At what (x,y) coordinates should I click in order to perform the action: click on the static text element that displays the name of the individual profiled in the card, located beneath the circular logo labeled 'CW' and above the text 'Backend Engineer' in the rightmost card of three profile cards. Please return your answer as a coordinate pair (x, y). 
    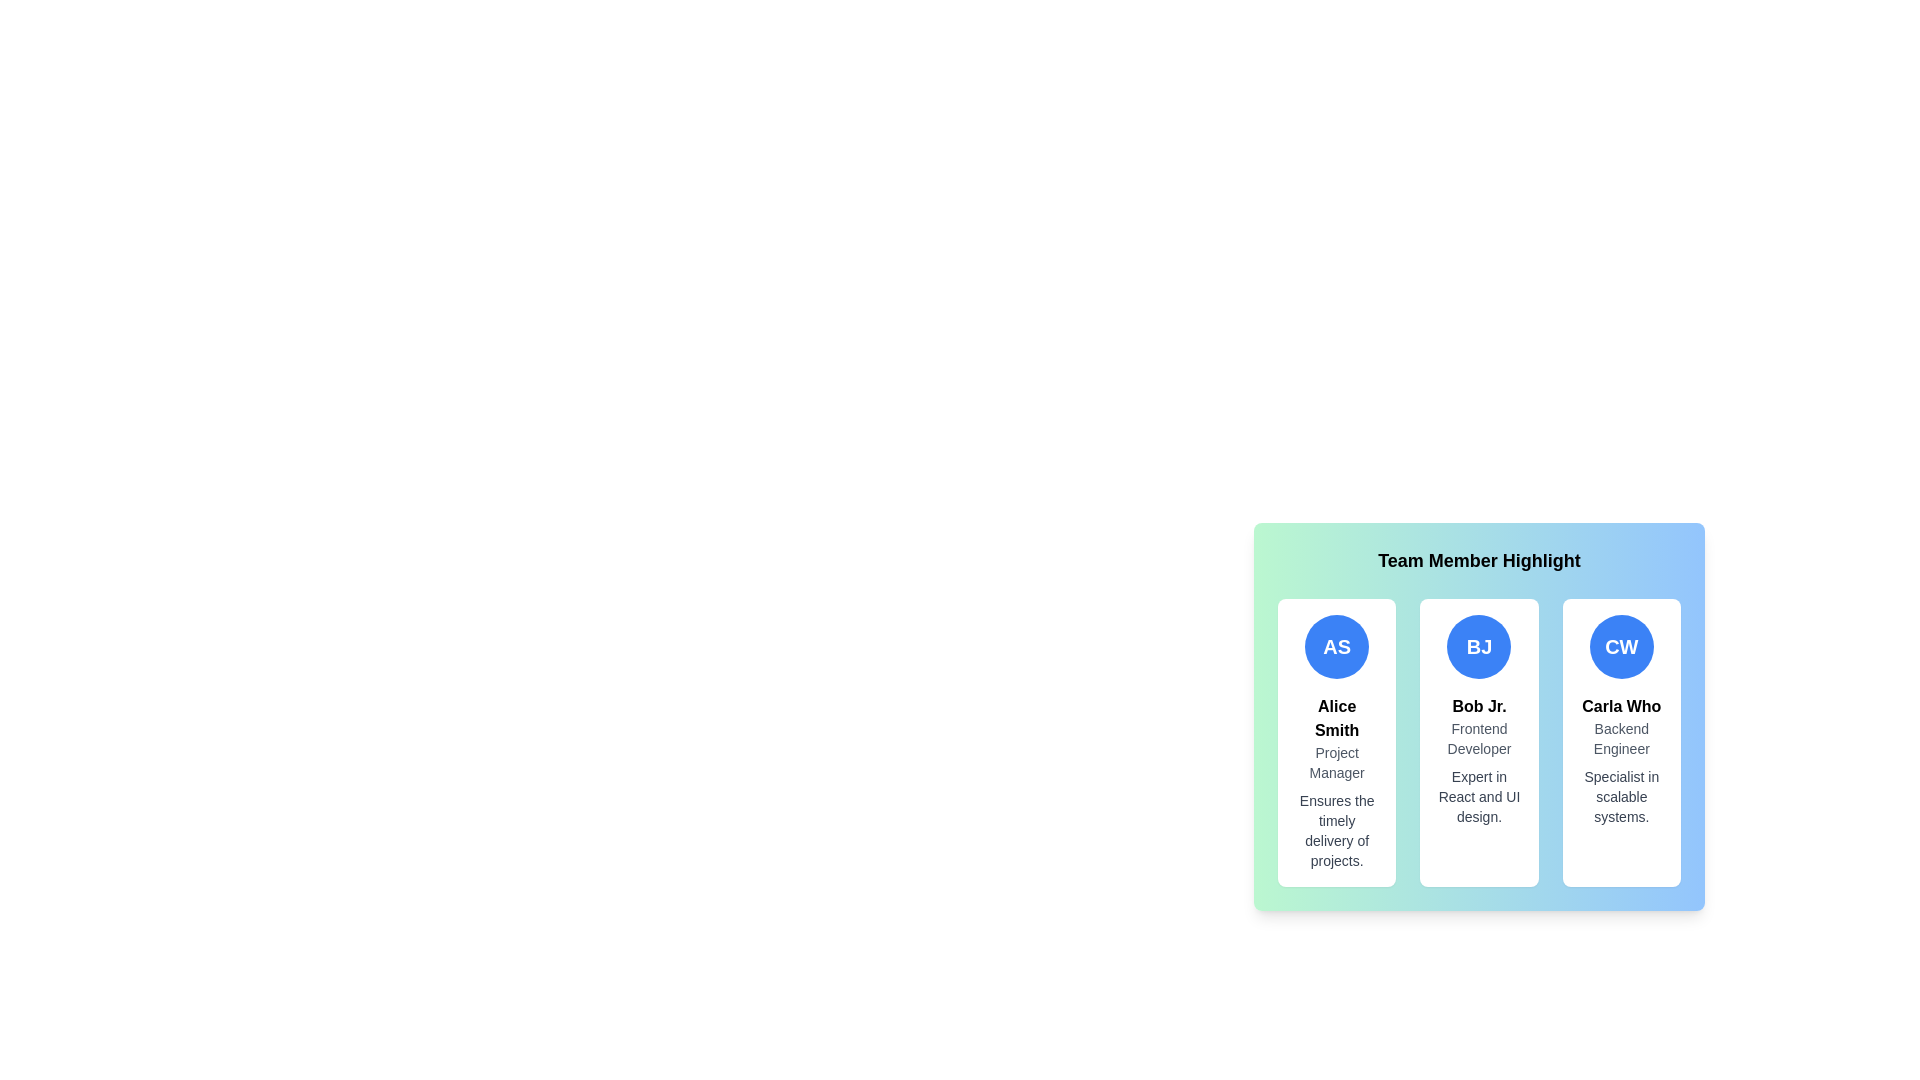
    Looking at the image, I should click on (1621, 705).